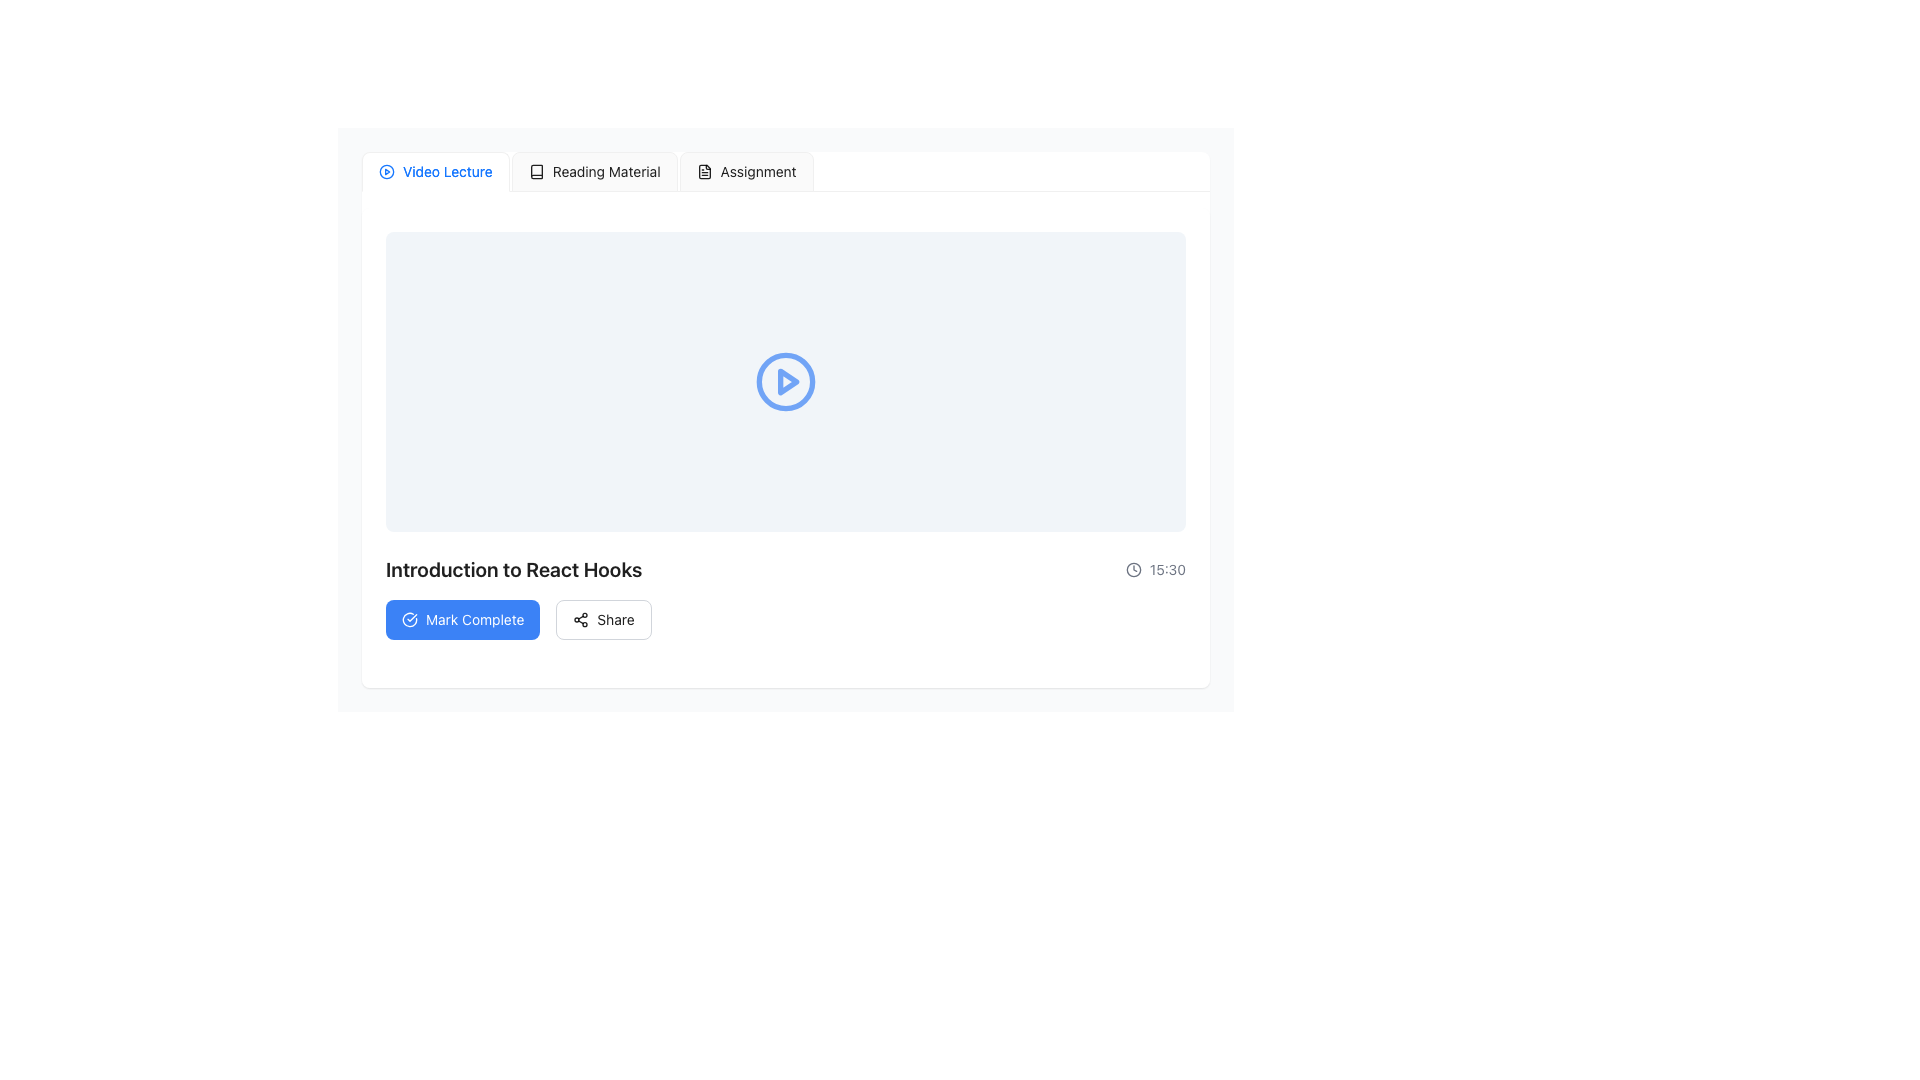 The width and height of the screenshot is (1920, 1080). I want to click on the first tab in the horizontal navigation bar at the top of the section, so click(434, 171).